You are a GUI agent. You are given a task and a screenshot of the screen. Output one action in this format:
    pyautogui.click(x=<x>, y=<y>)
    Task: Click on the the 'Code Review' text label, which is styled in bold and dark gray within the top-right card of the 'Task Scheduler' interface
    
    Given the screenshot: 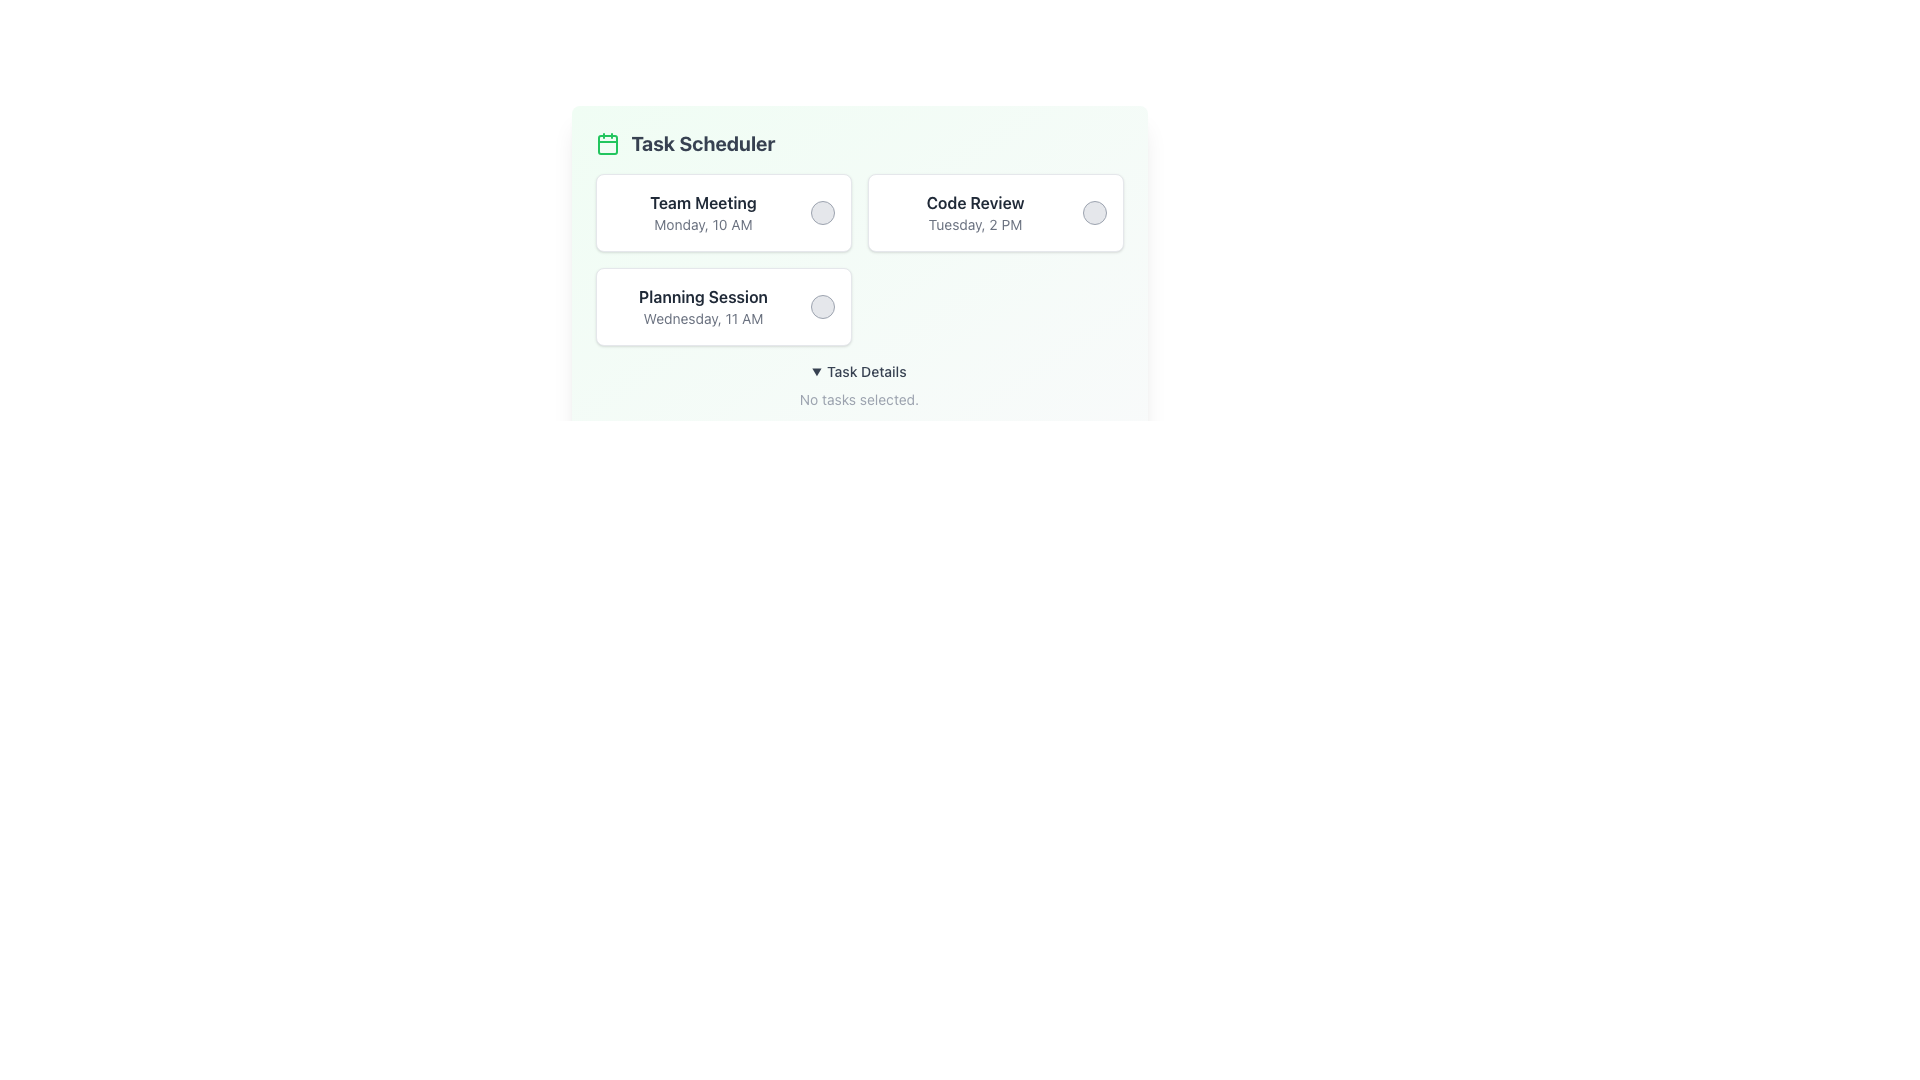 What is the action you would take?
    pyautogui.click(x=975, y=203)
    